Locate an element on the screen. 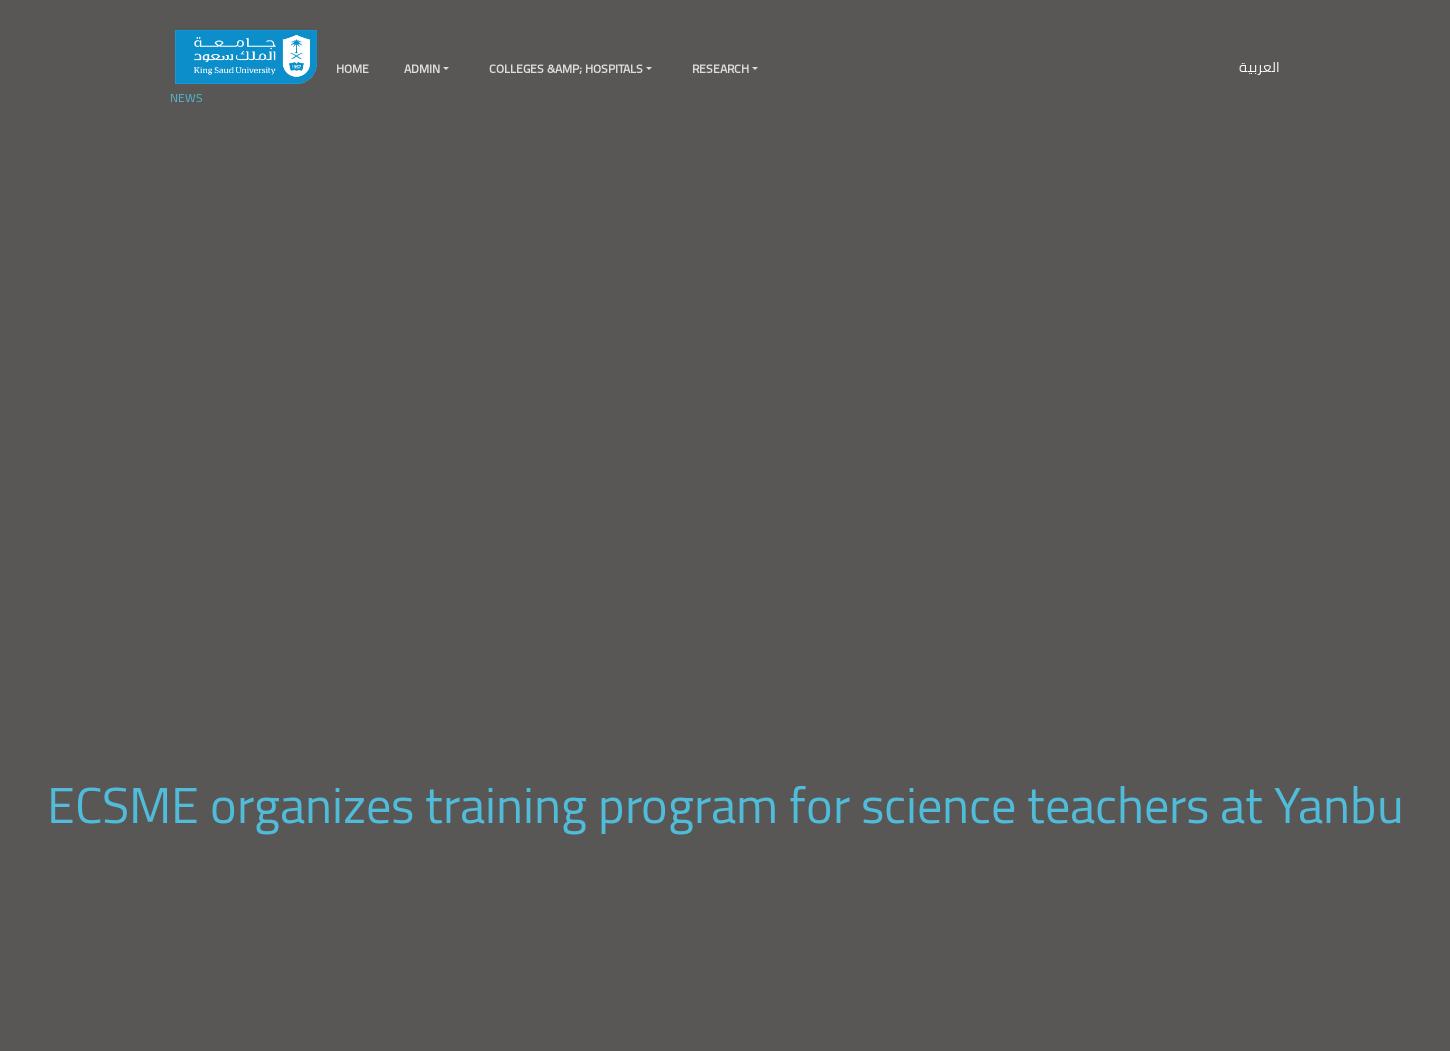 This screenshot has height=1051, width=1450. 'KSU Medical City' is located at coordinates (569, 564).